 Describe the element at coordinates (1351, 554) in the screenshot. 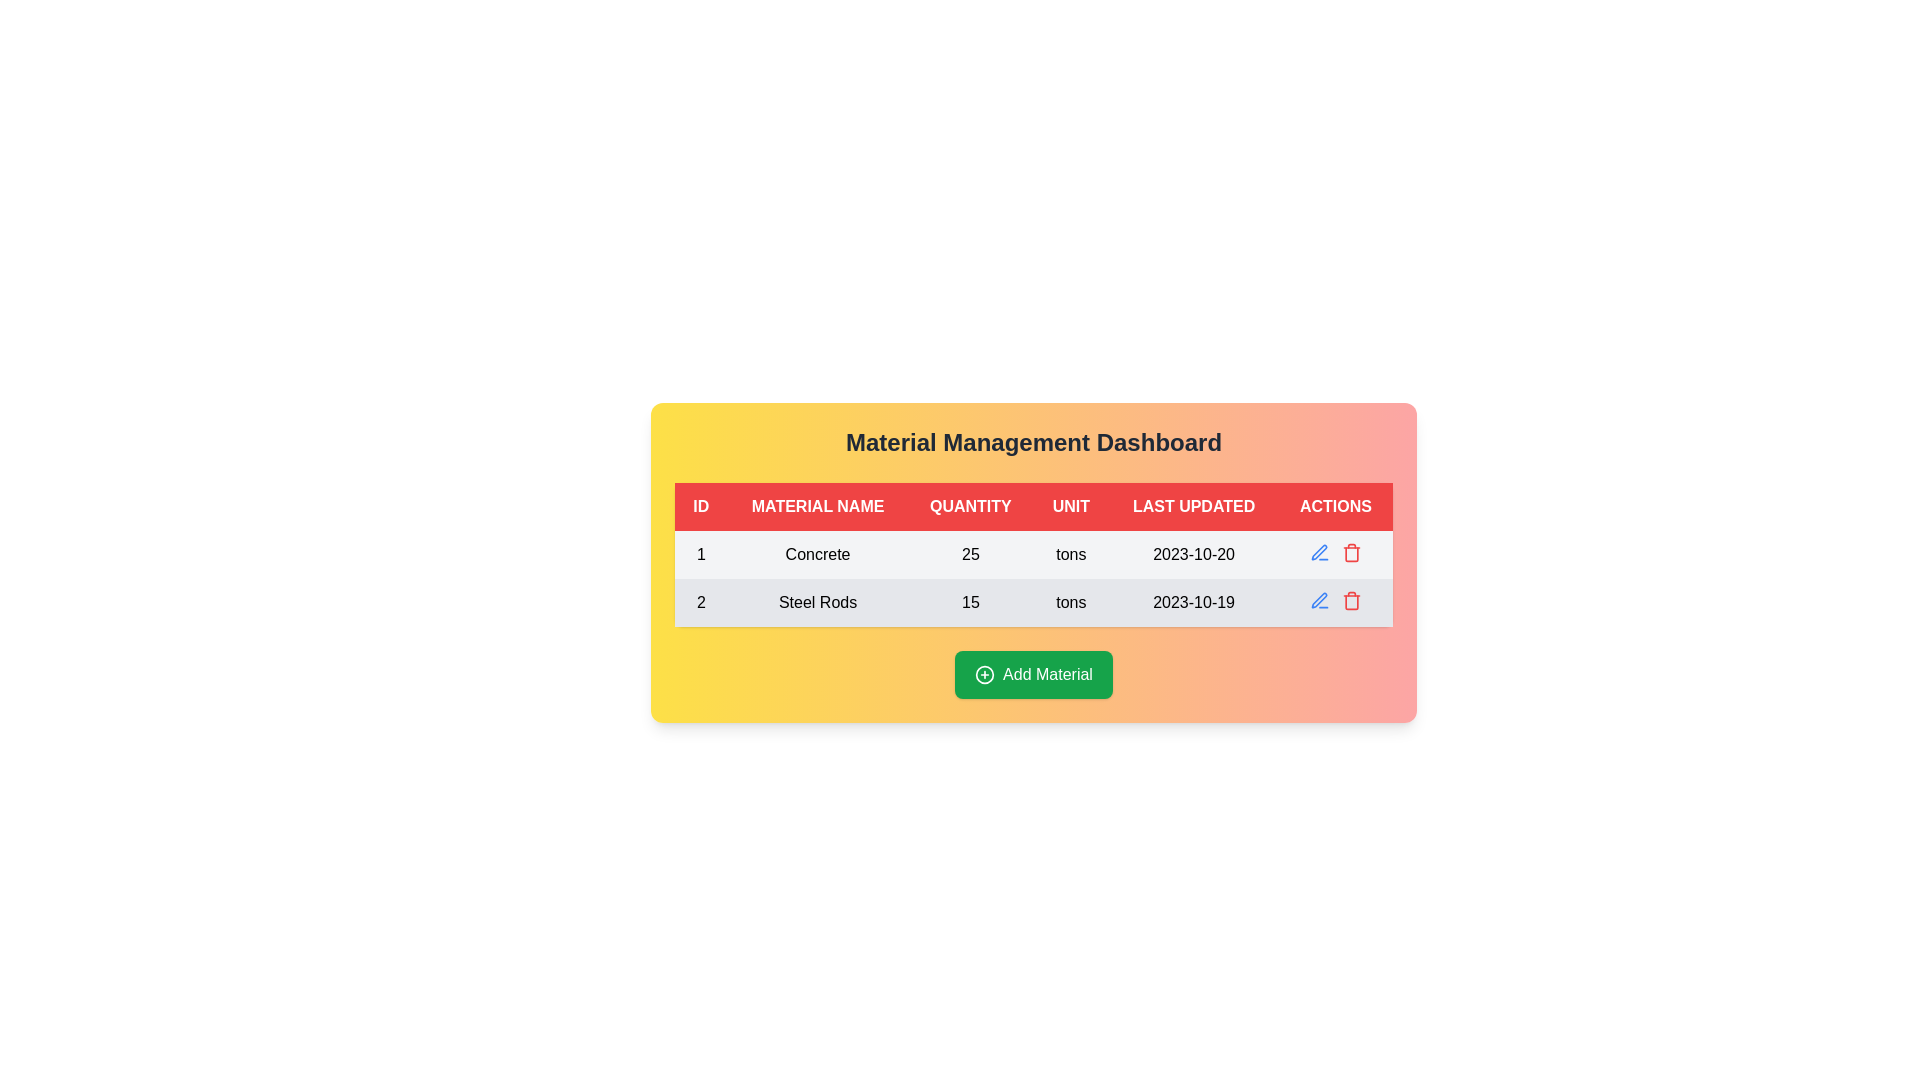

I see `the middle section of the trash can icon, which is the vertical rectangular area with slightly rounded corners, styled with a plain stroke` at that location.